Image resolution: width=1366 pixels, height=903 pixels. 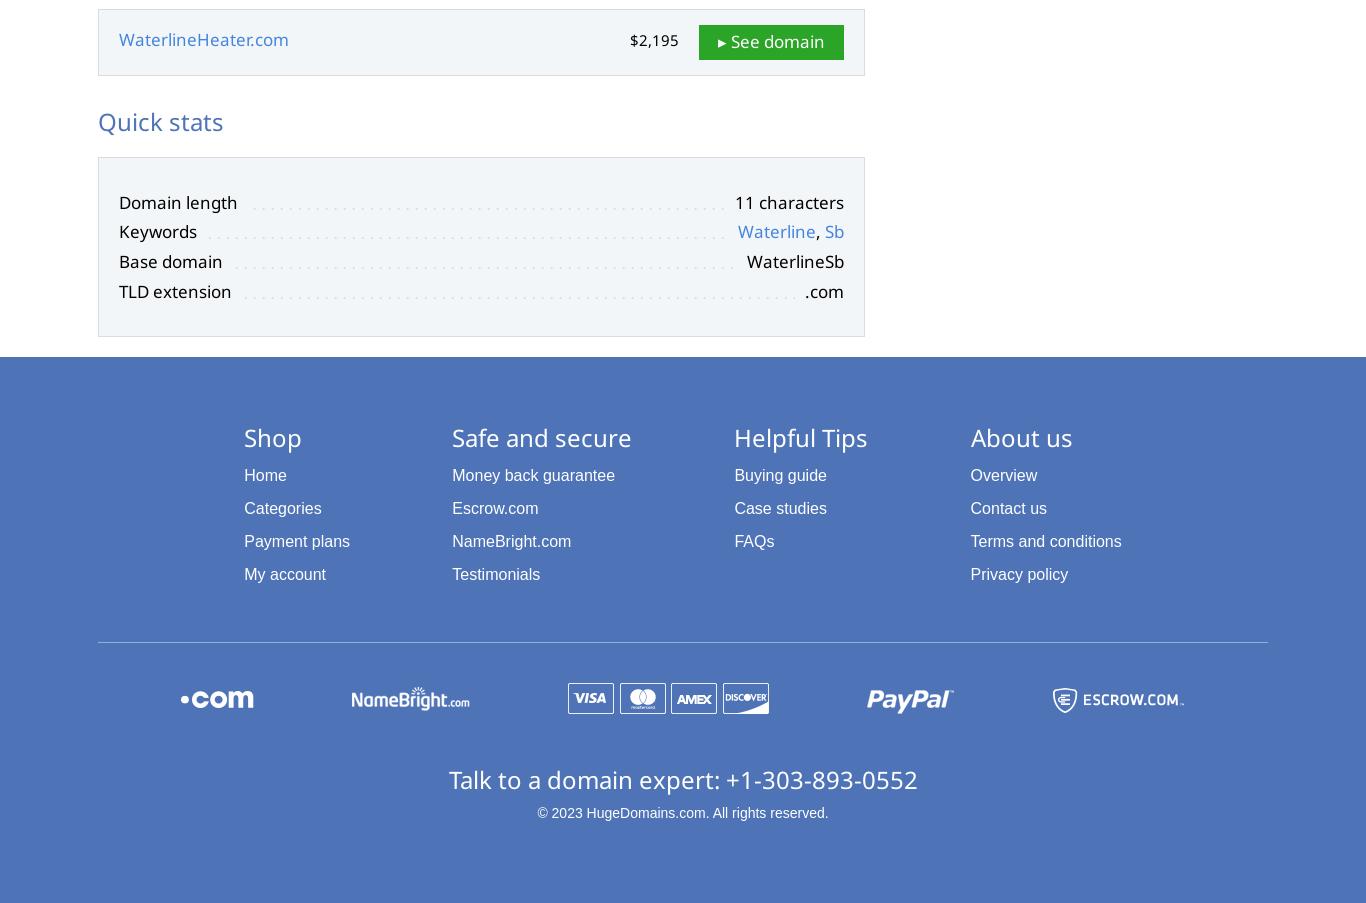 What do you see at coordinates (117, 201) in the screenshot?
I see `'Domain length'` at bounding box center [117, 201].